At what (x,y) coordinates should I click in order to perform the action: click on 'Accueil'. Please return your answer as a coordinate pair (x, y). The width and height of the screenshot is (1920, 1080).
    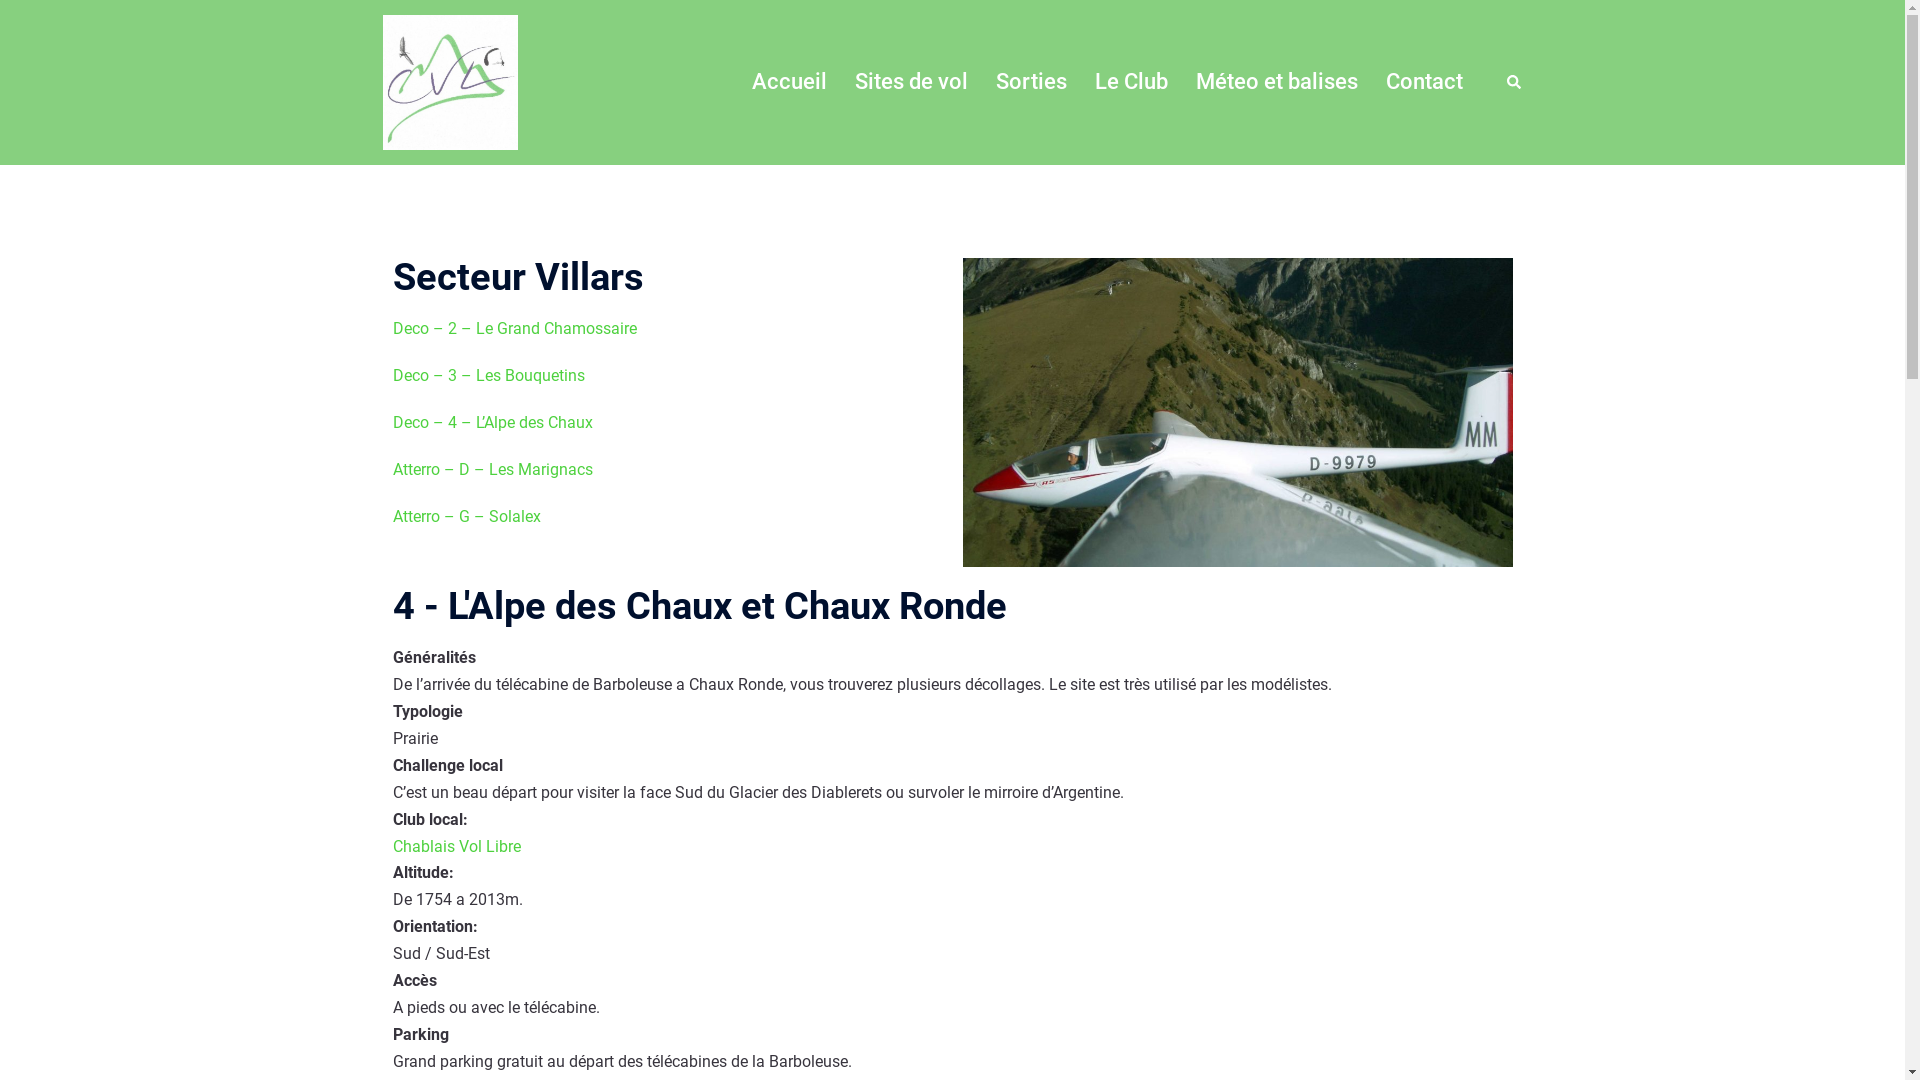
    Looking at the image, I should click on (788, 81).